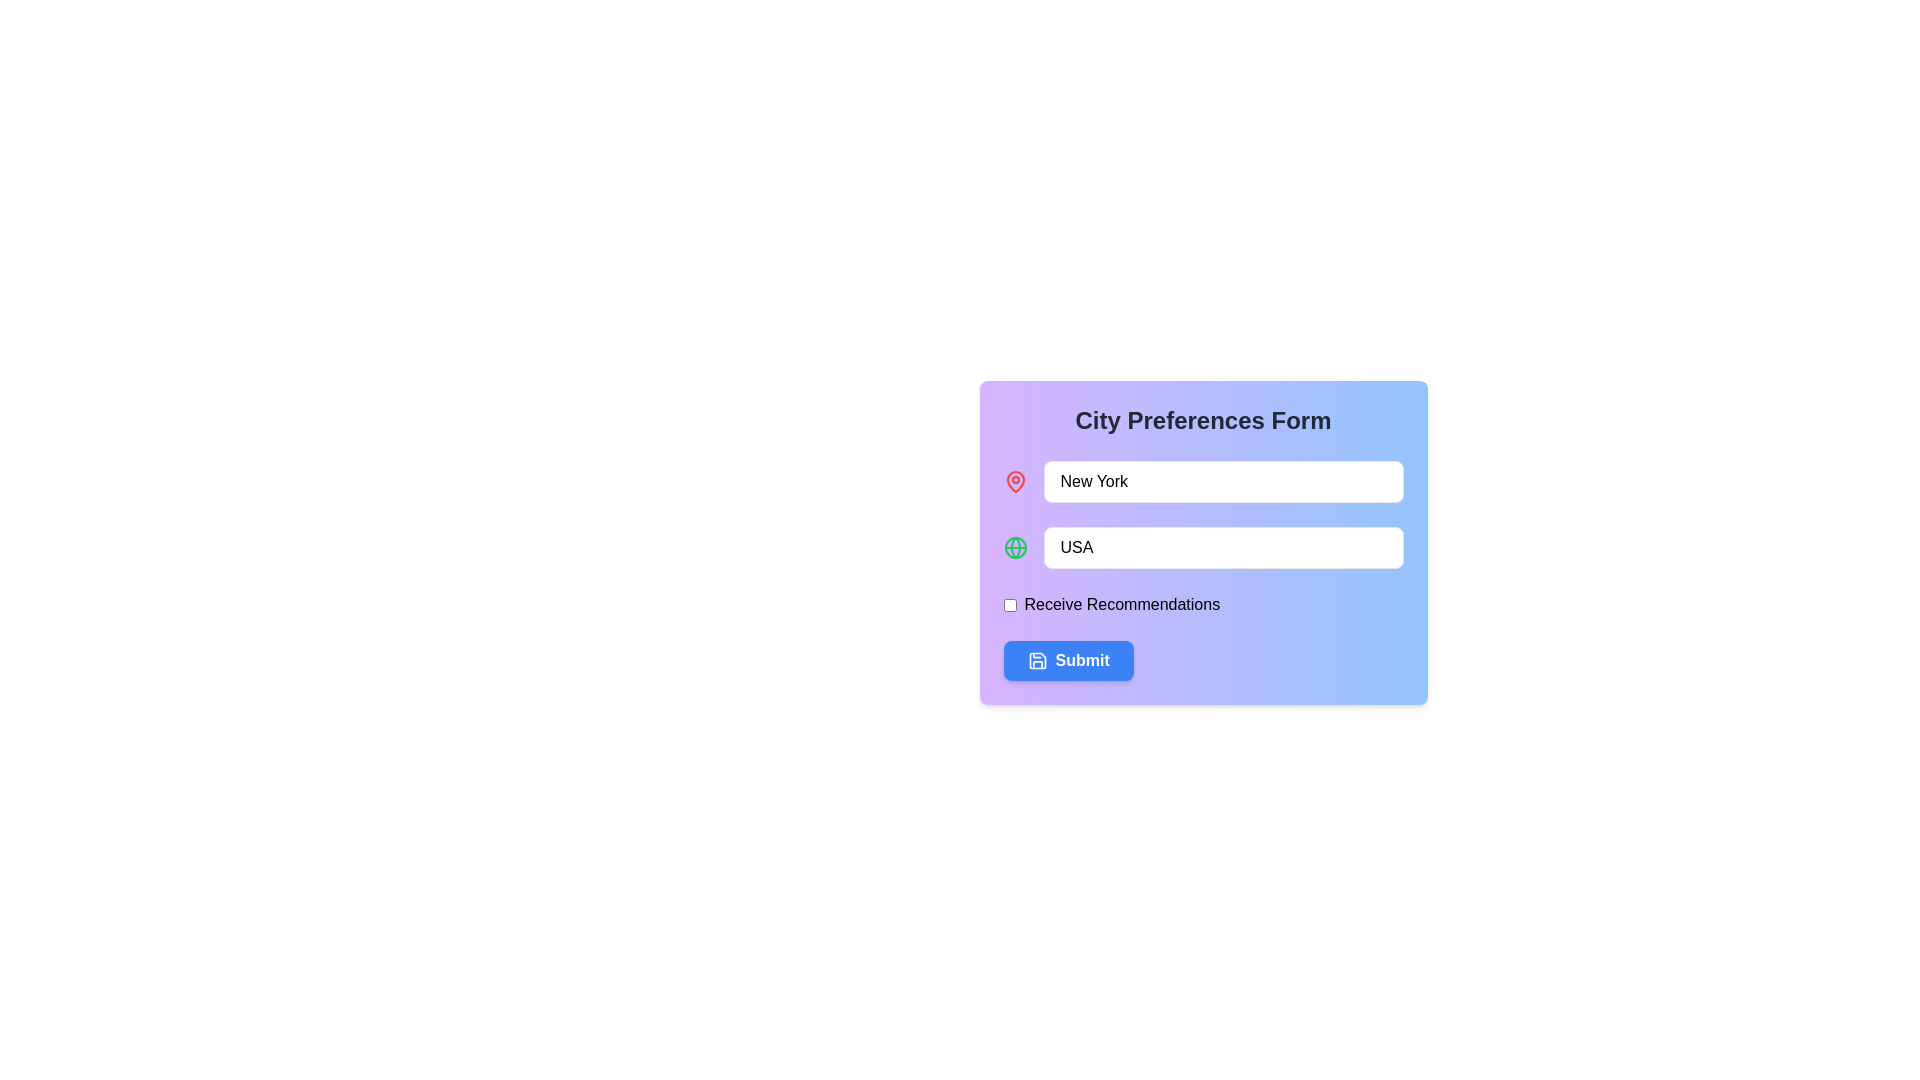 The height and width of the screenshot is (1080, 1920). I want to click on the interactive checkbox that toggles the 'Receive Recommendations' option for keyboard interaction, so click(1009, 604).